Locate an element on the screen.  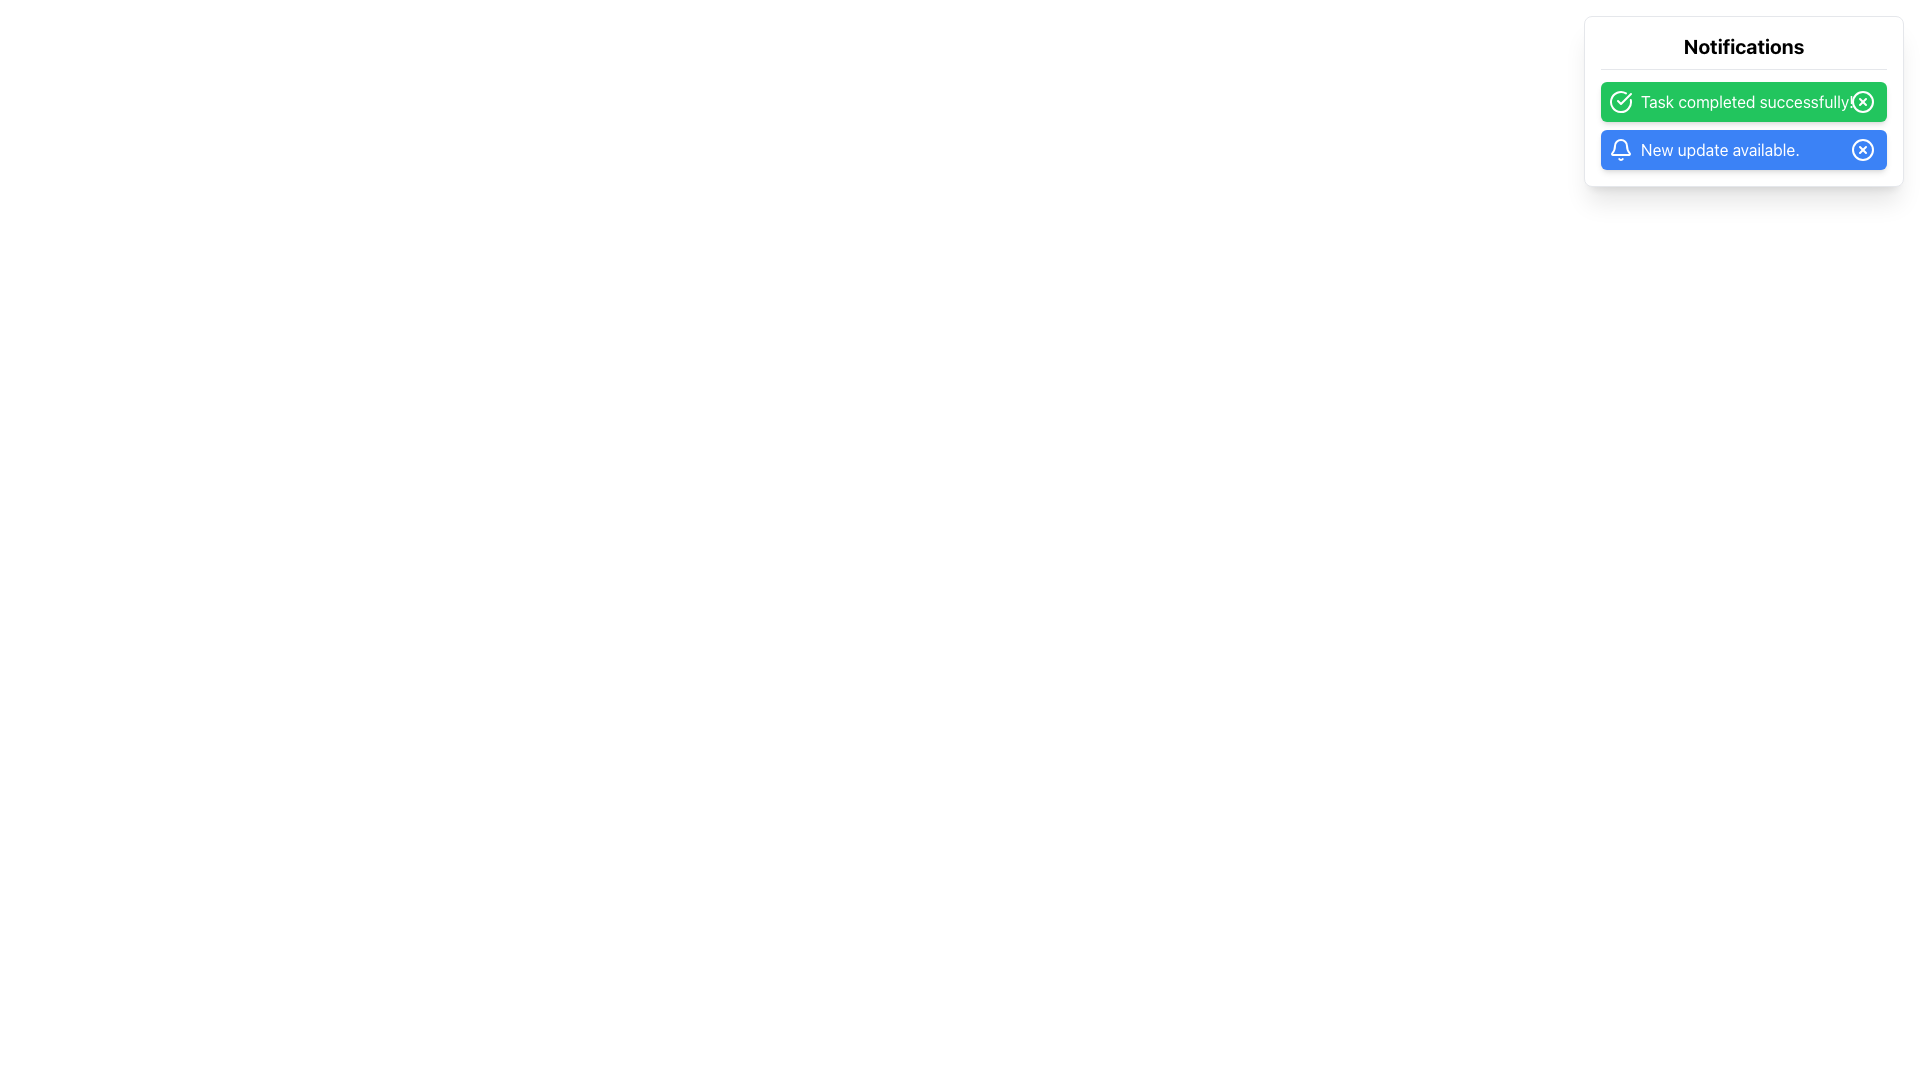
the notification icon in the second notification row titled 'New update available.' is located at coordinates (1621, 146).